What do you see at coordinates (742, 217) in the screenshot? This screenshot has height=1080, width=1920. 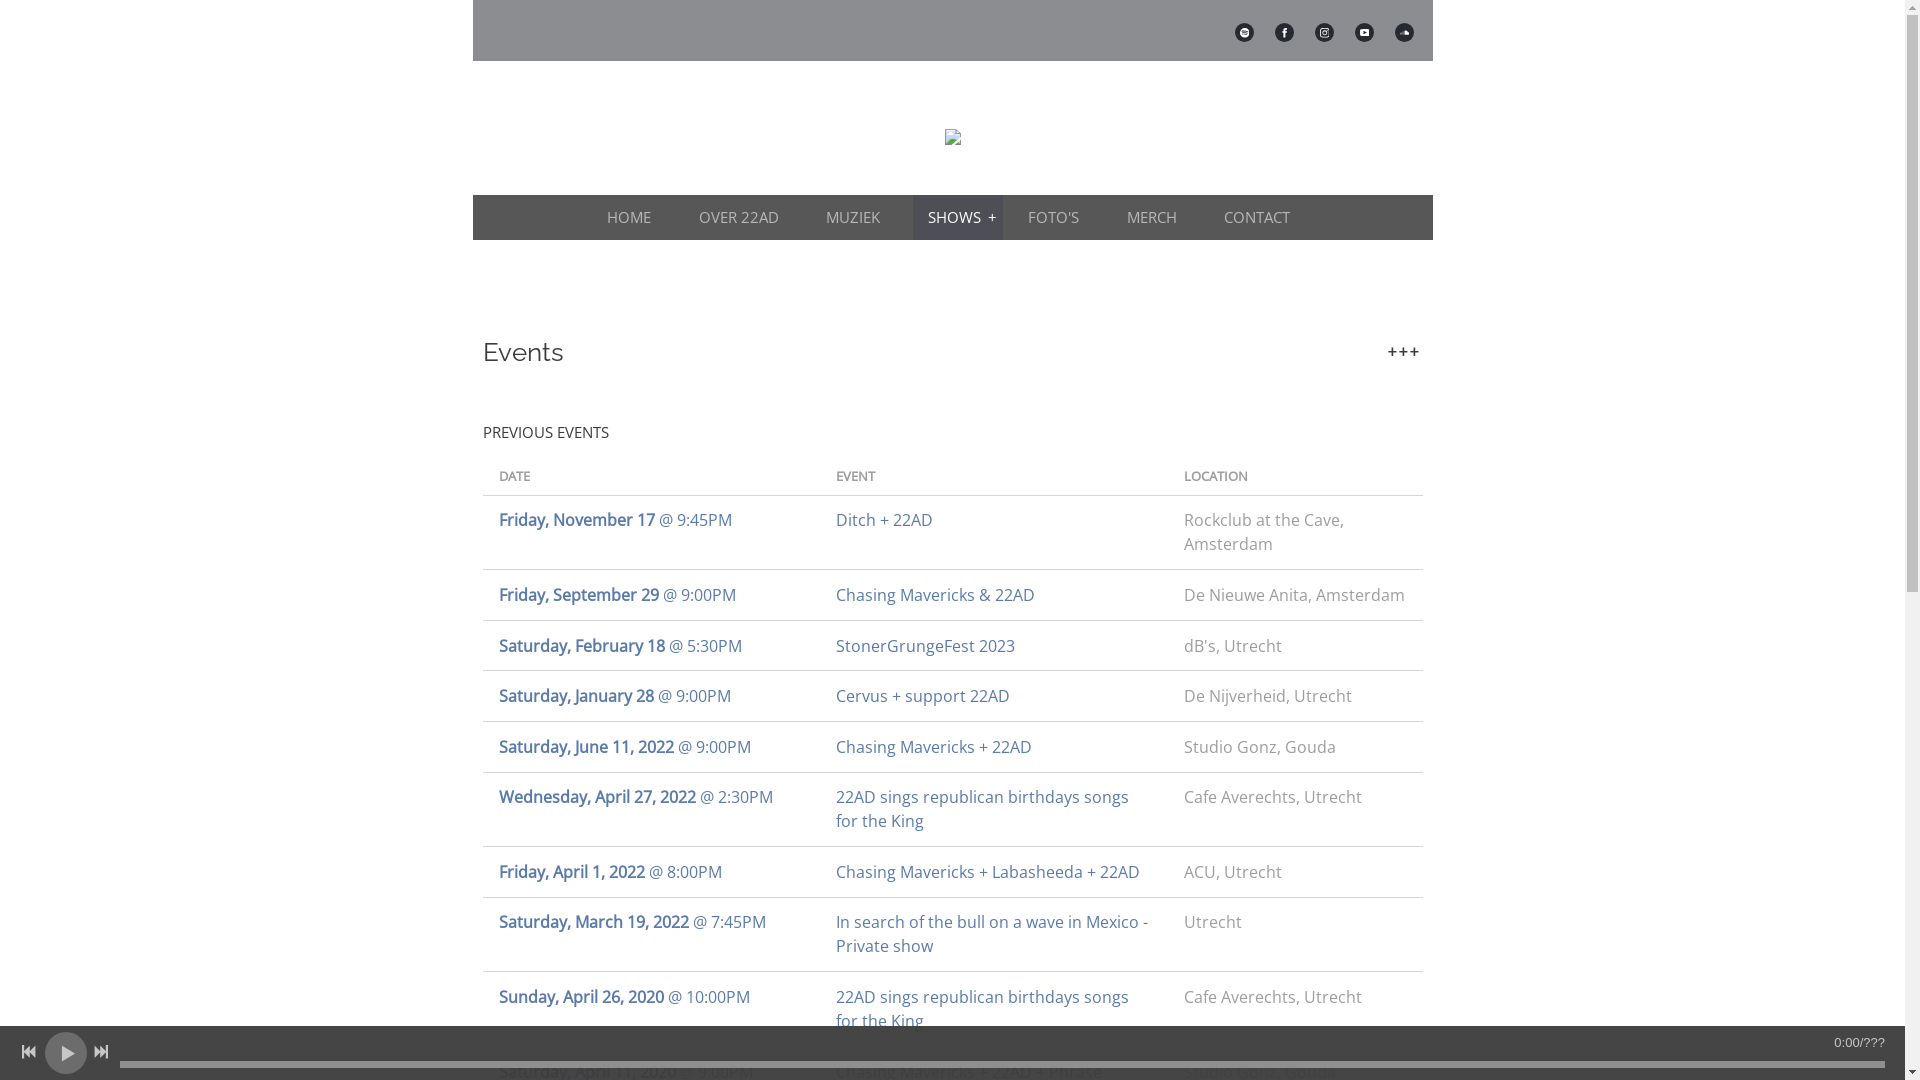 I see `'OVER 22AD'` at bounding box center [742, 217].